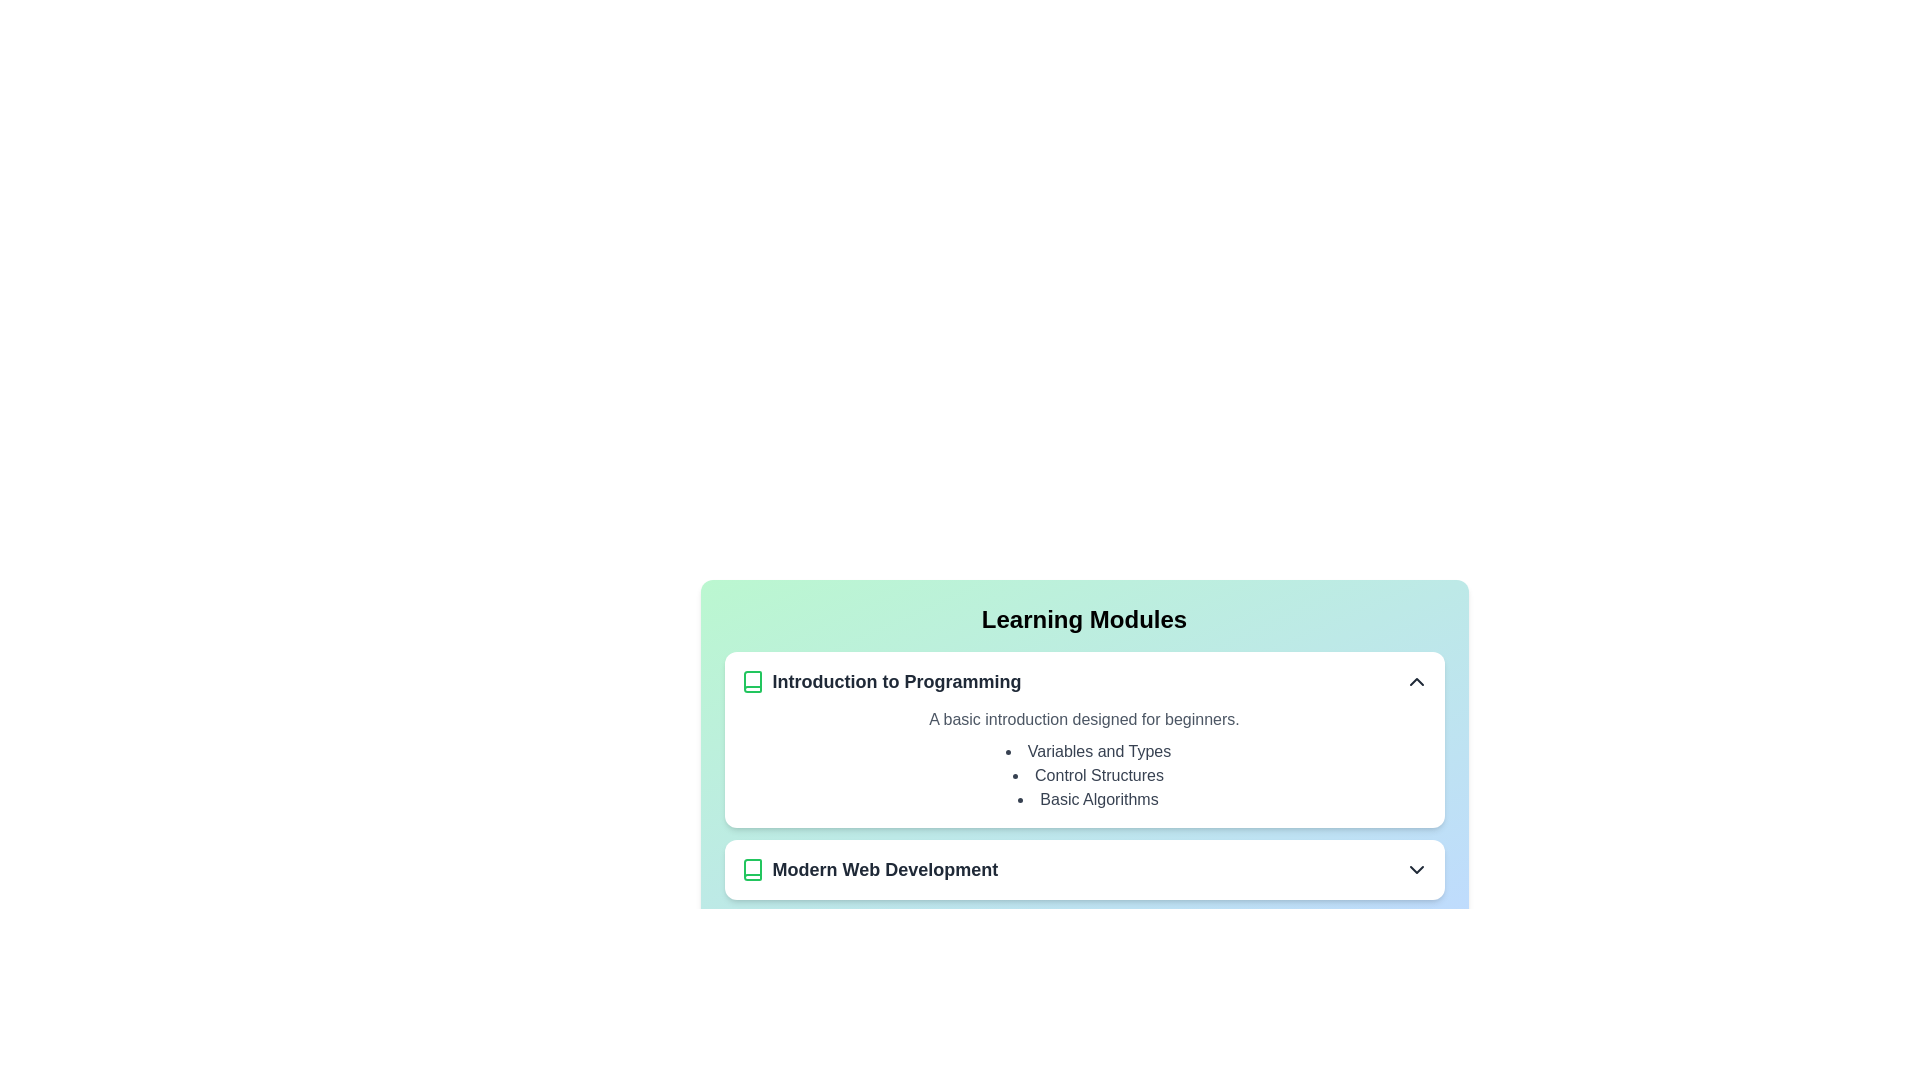 The width and height of the screenshot is (1920, 1080). Describe the element at coordinates (1083, 798) in the screenshot. I see `the 'Basic Algorithms' text block in the 'Learning Modules' section, which is the third bullet point in the list under 'Introduction to Programming'` at that location.